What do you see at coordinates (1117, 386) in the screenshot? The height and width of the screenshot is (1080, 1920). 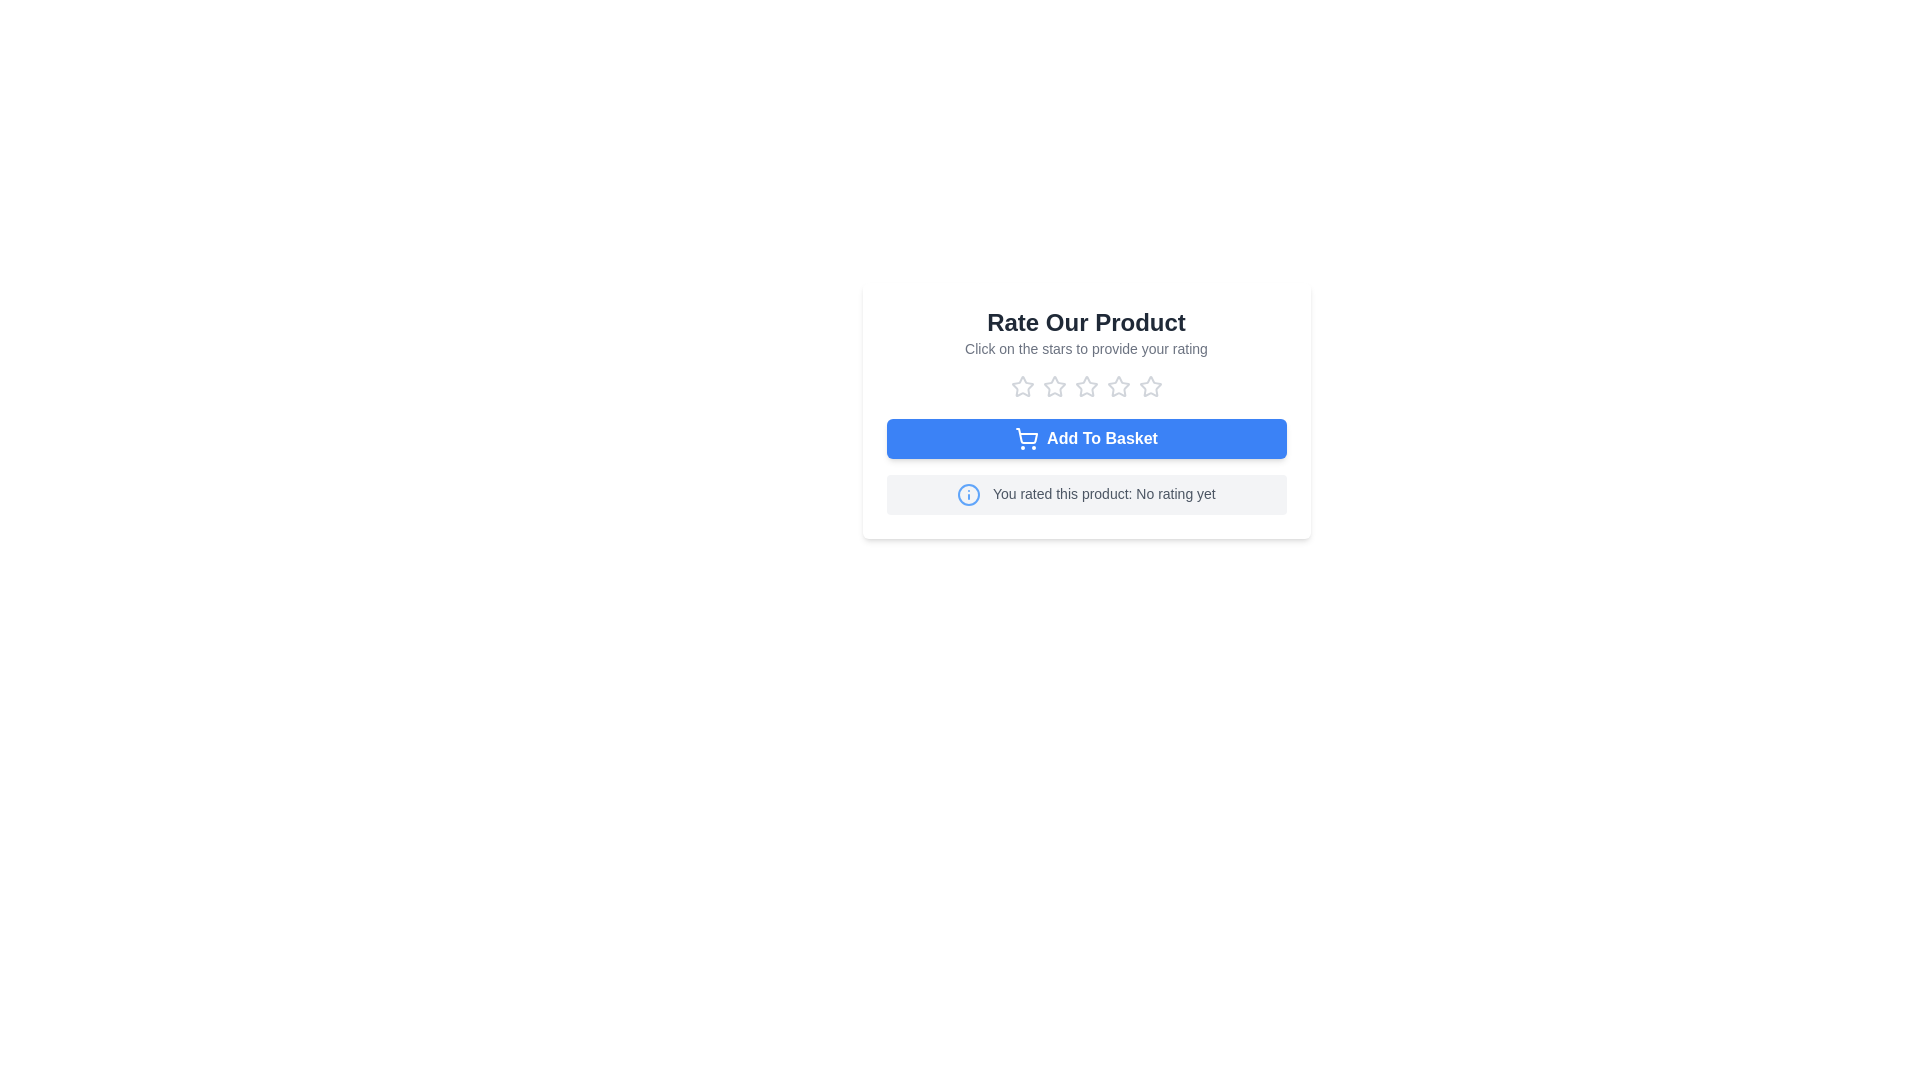 I see `the third star in the rating selection` at bounding box center [1117, 386].